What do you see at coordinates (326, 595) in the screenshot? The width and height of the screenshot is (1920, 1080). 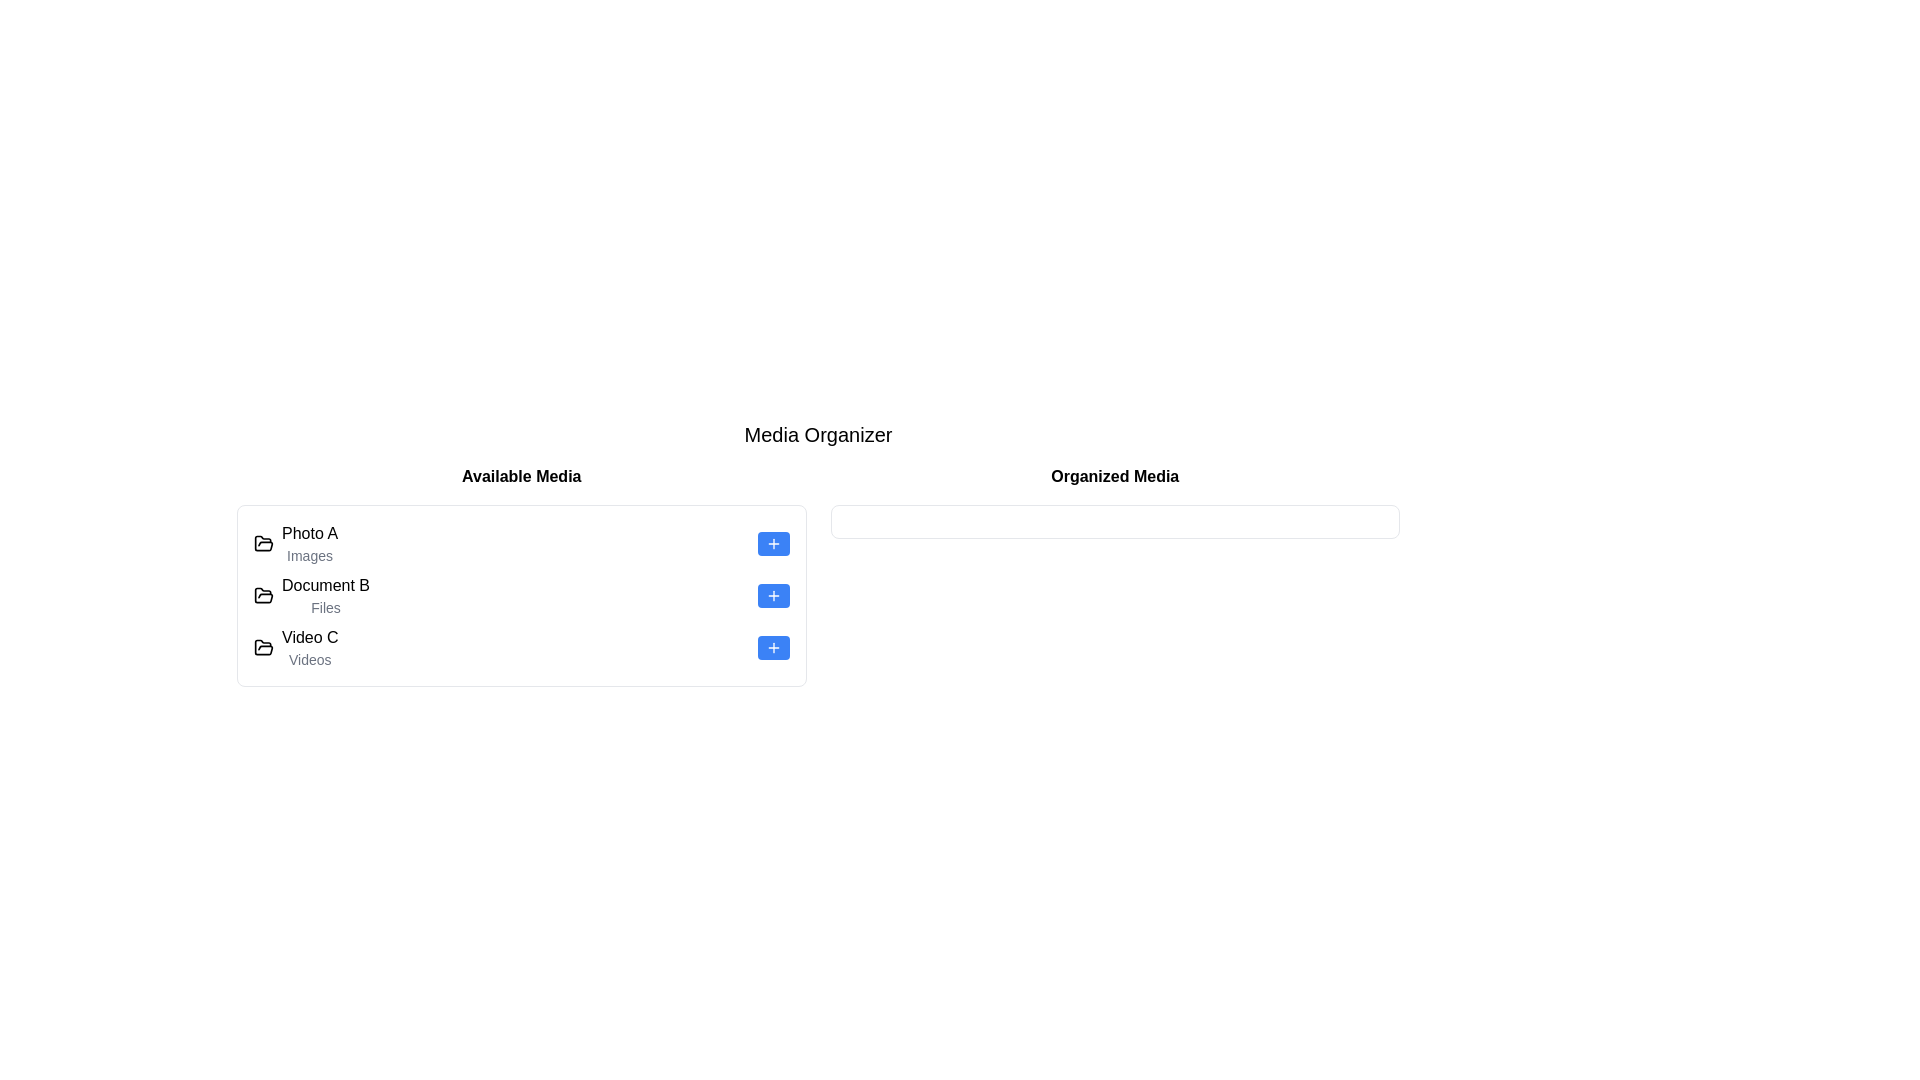 I see `the 'Document B' label with the accompanying folder icon from the second entry in the vertical list under 'Available Media'` at bounding box center [326, 595].